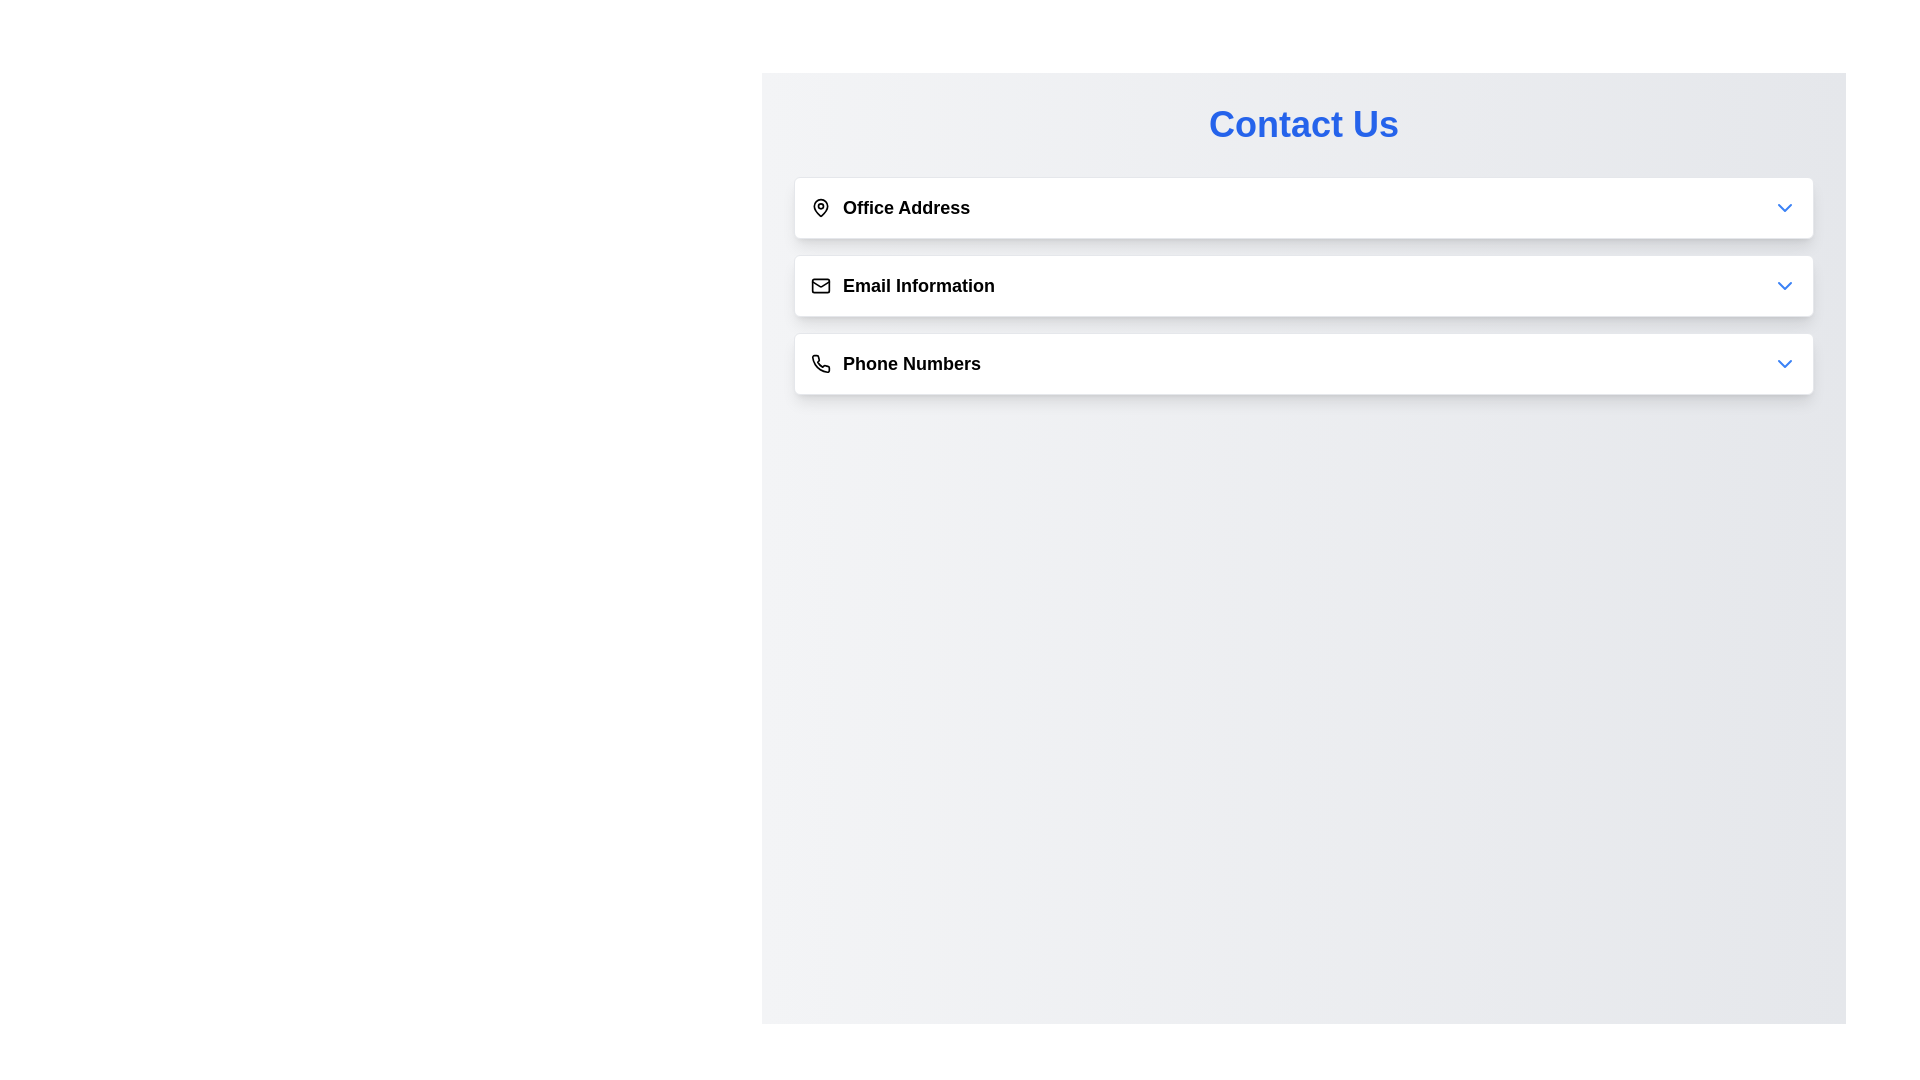  I want to click on the icon representing the 'Office Address' label, so click(820, 208).